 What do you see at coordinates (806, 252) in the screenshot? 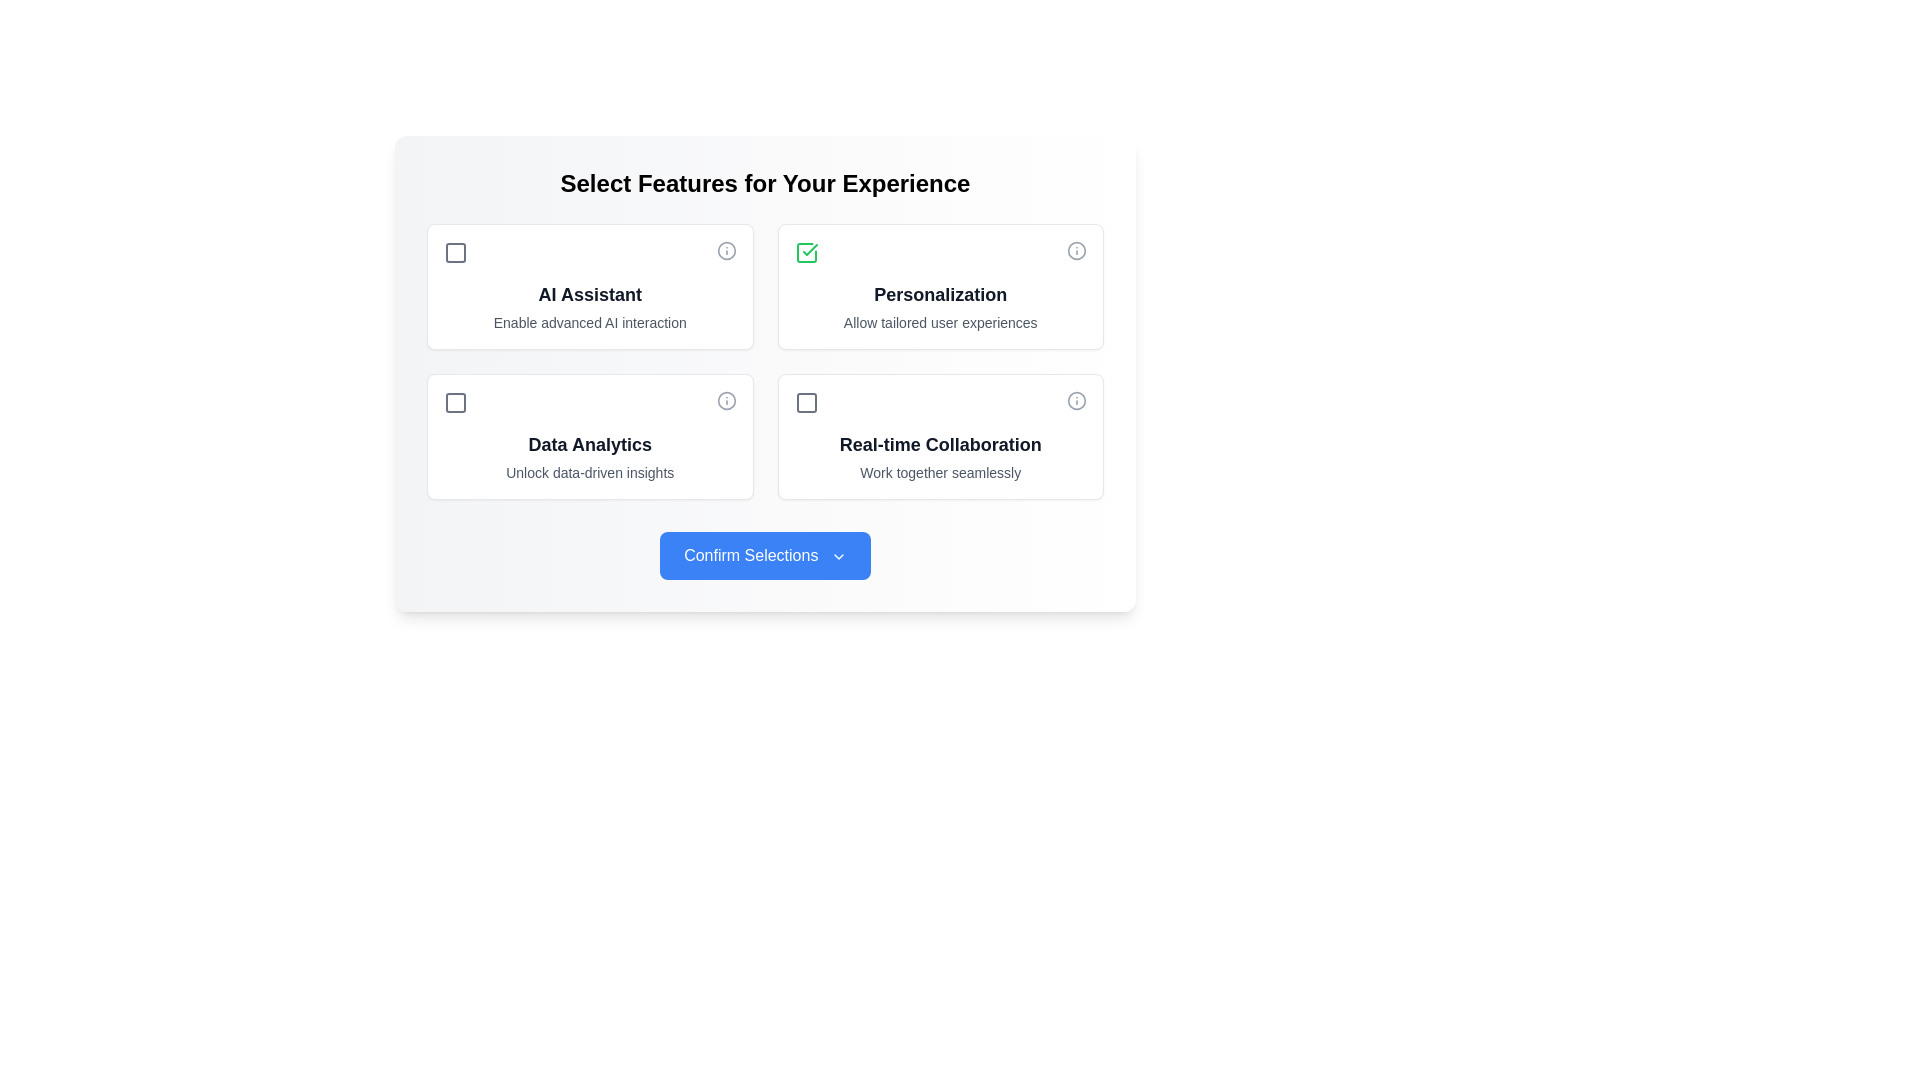
I see `the checkbox with a green checkmark inside, located in the top right corner of the 'Personalization' card` at bounding box center [806, 252].